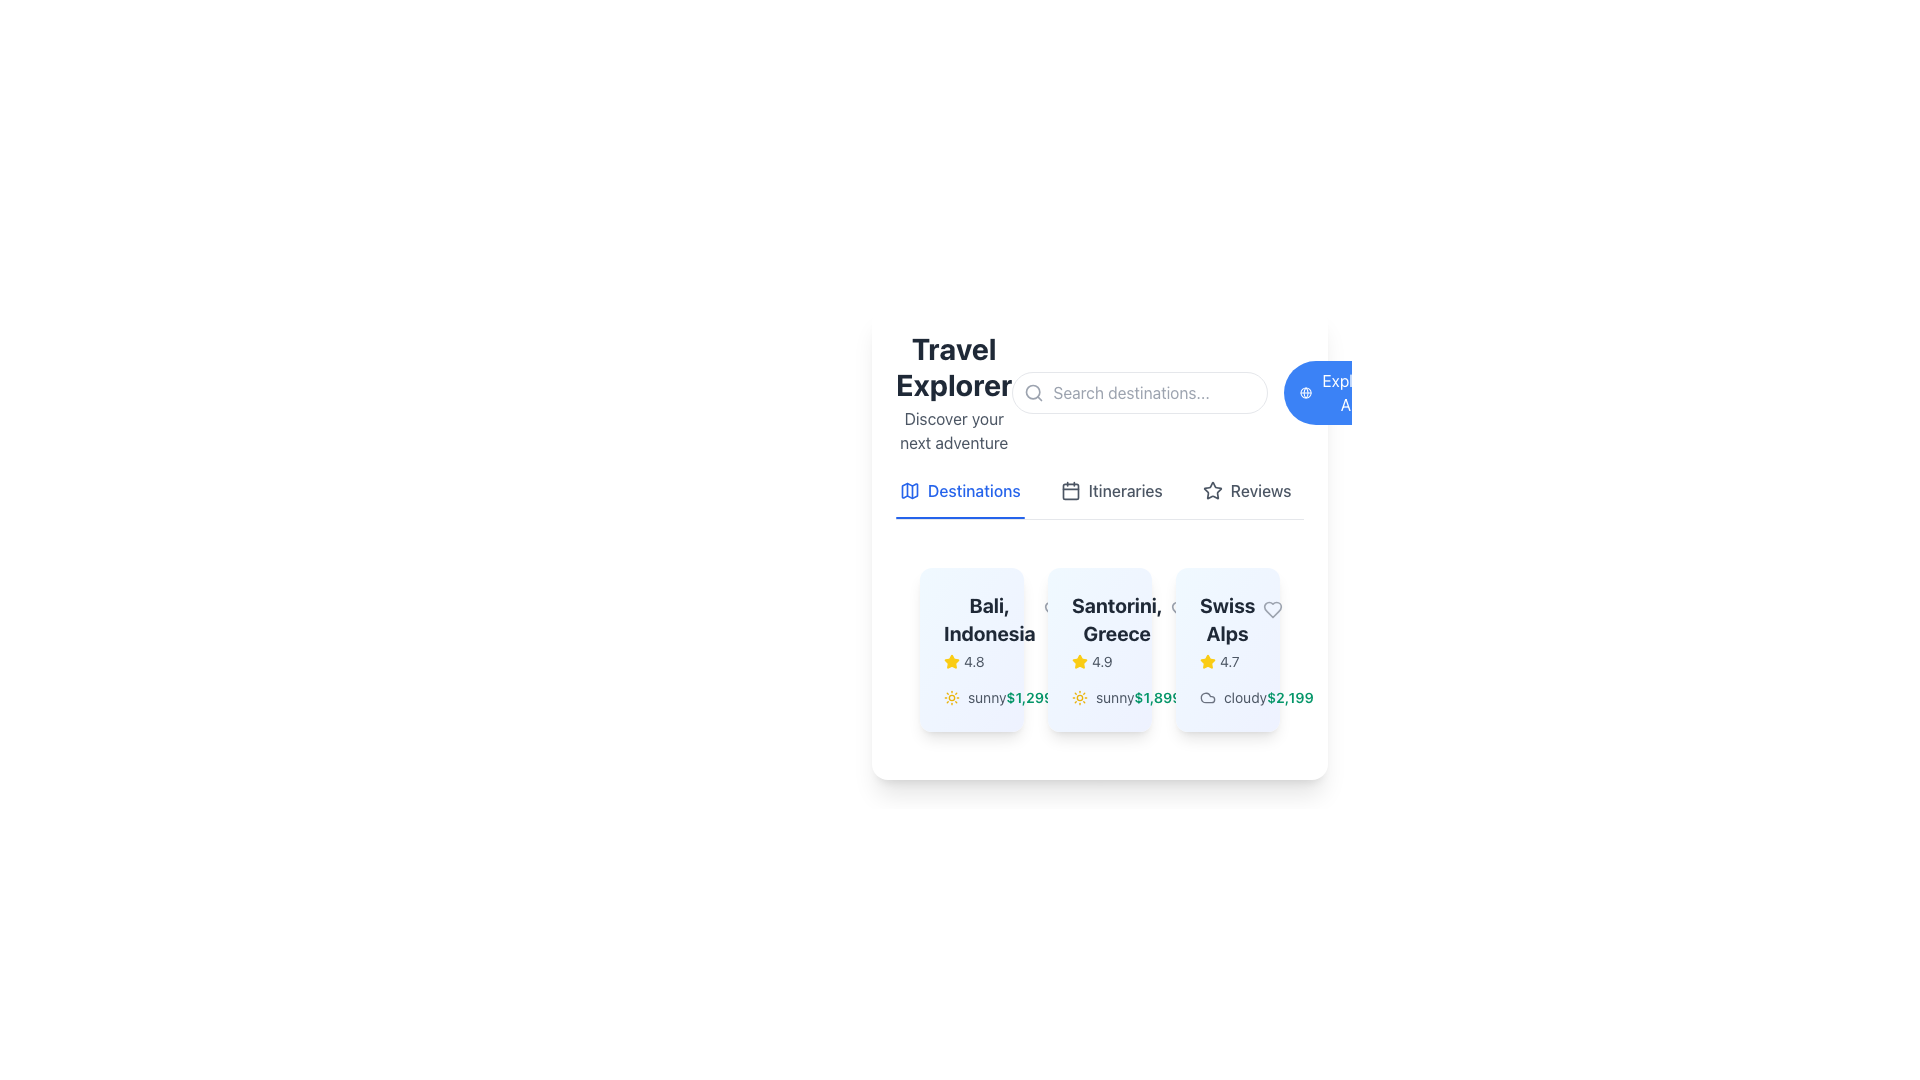 Image resolution: width=1920 pixels, height=1080 pixels. Describe the element at coordinates (1098, 632) in the screenshot. I see `the Text label with icon that displays the name and rating of a travel destination, located in the middle of the second card in a horizontal list of destination cards` at that location.